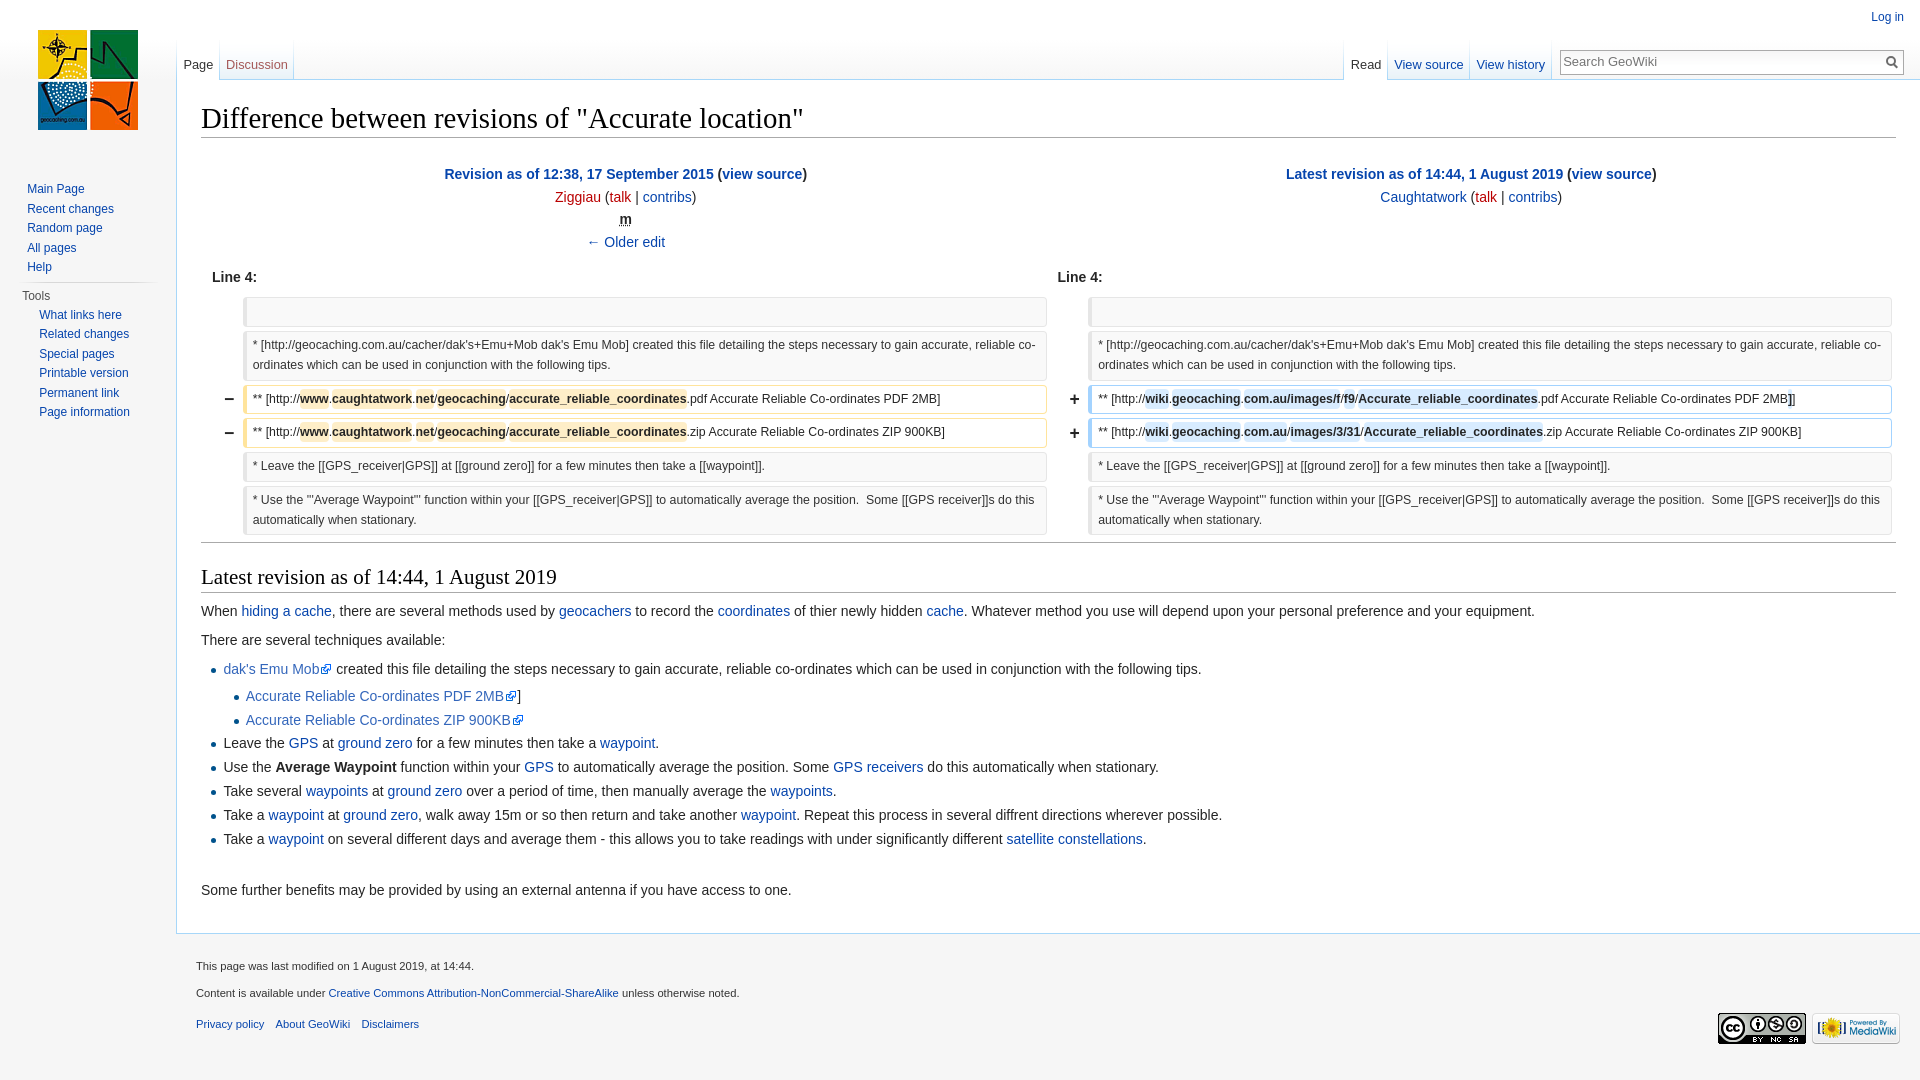 Image resolution: width=1920 pixels, height=1080 pixels. What do you see at coordinates (576, 196) in the screenshot?
I see `'Ziggiau'` at bounding box center [576, 196].